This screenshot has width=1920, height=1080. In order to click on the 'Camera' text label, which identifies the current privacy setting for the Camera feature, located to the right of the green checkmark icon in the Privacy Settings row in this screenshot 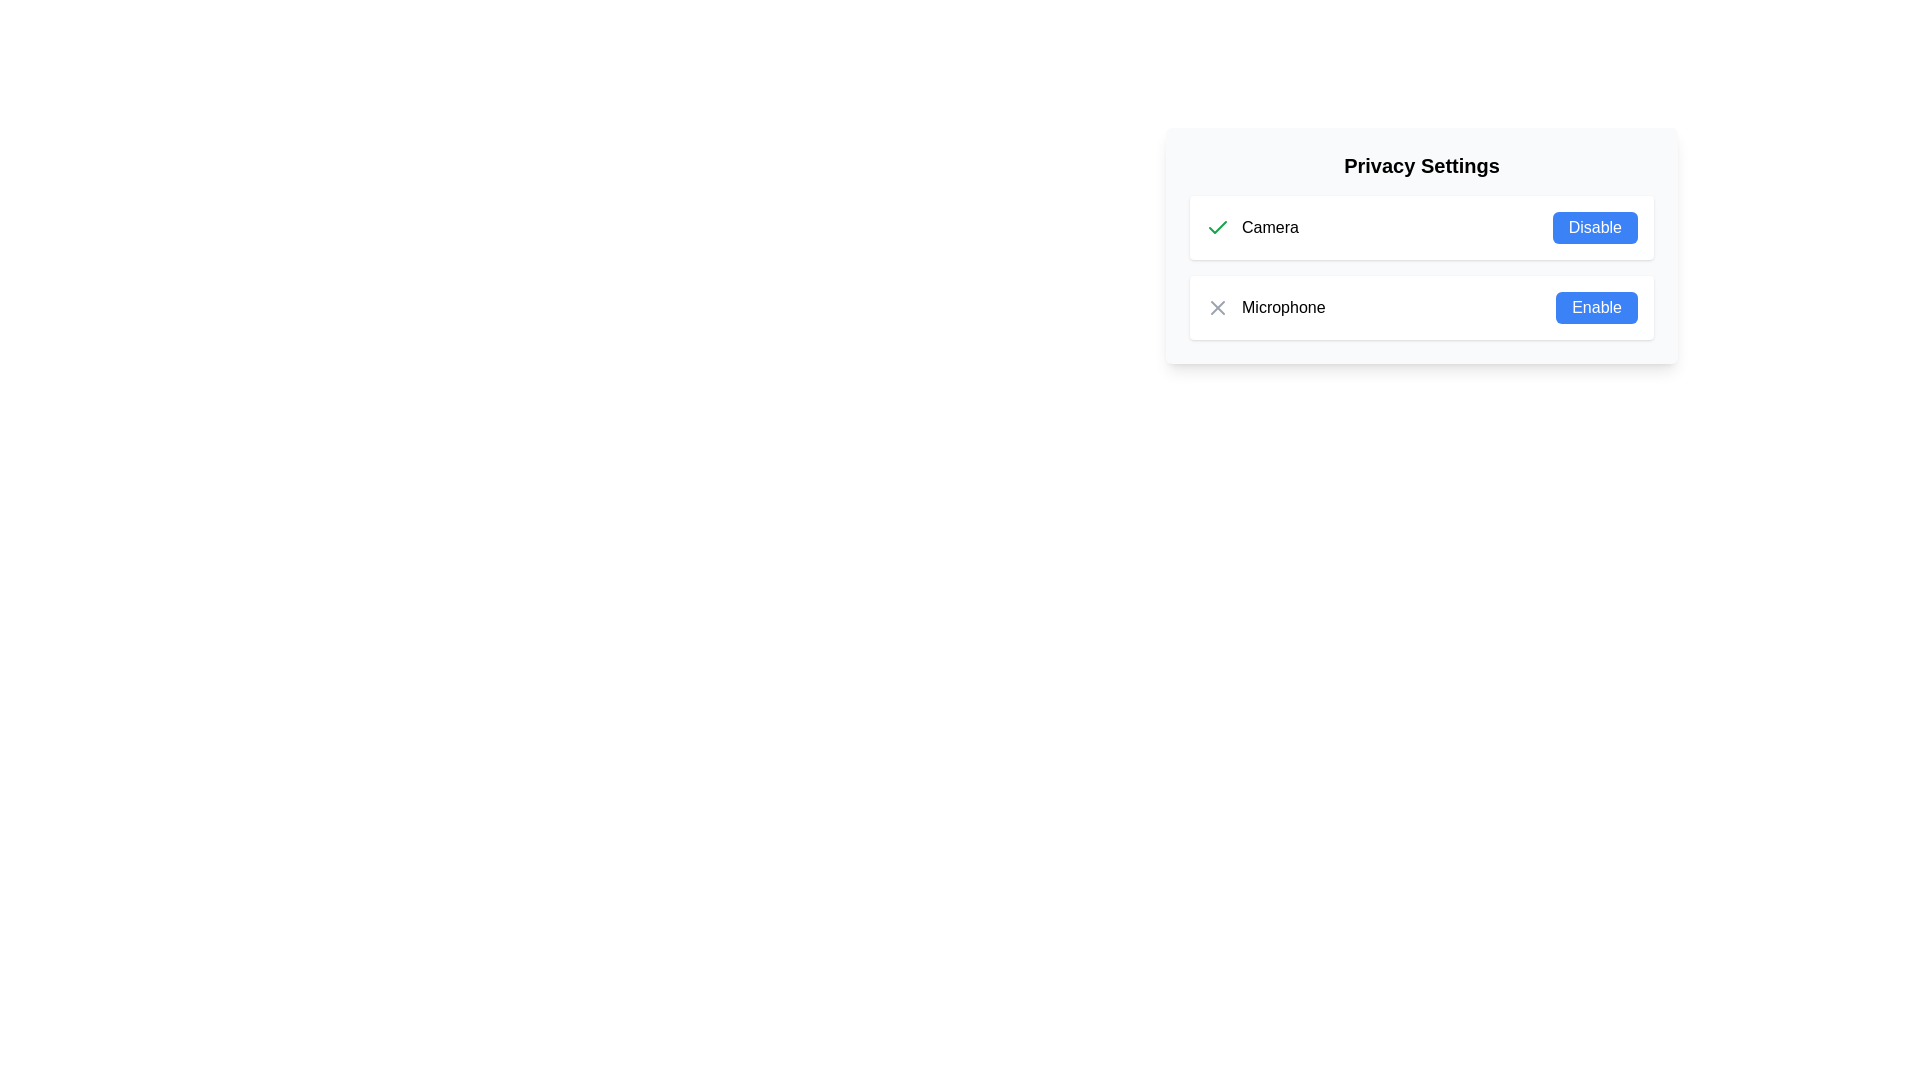, I will do `click(1269, 226)`.